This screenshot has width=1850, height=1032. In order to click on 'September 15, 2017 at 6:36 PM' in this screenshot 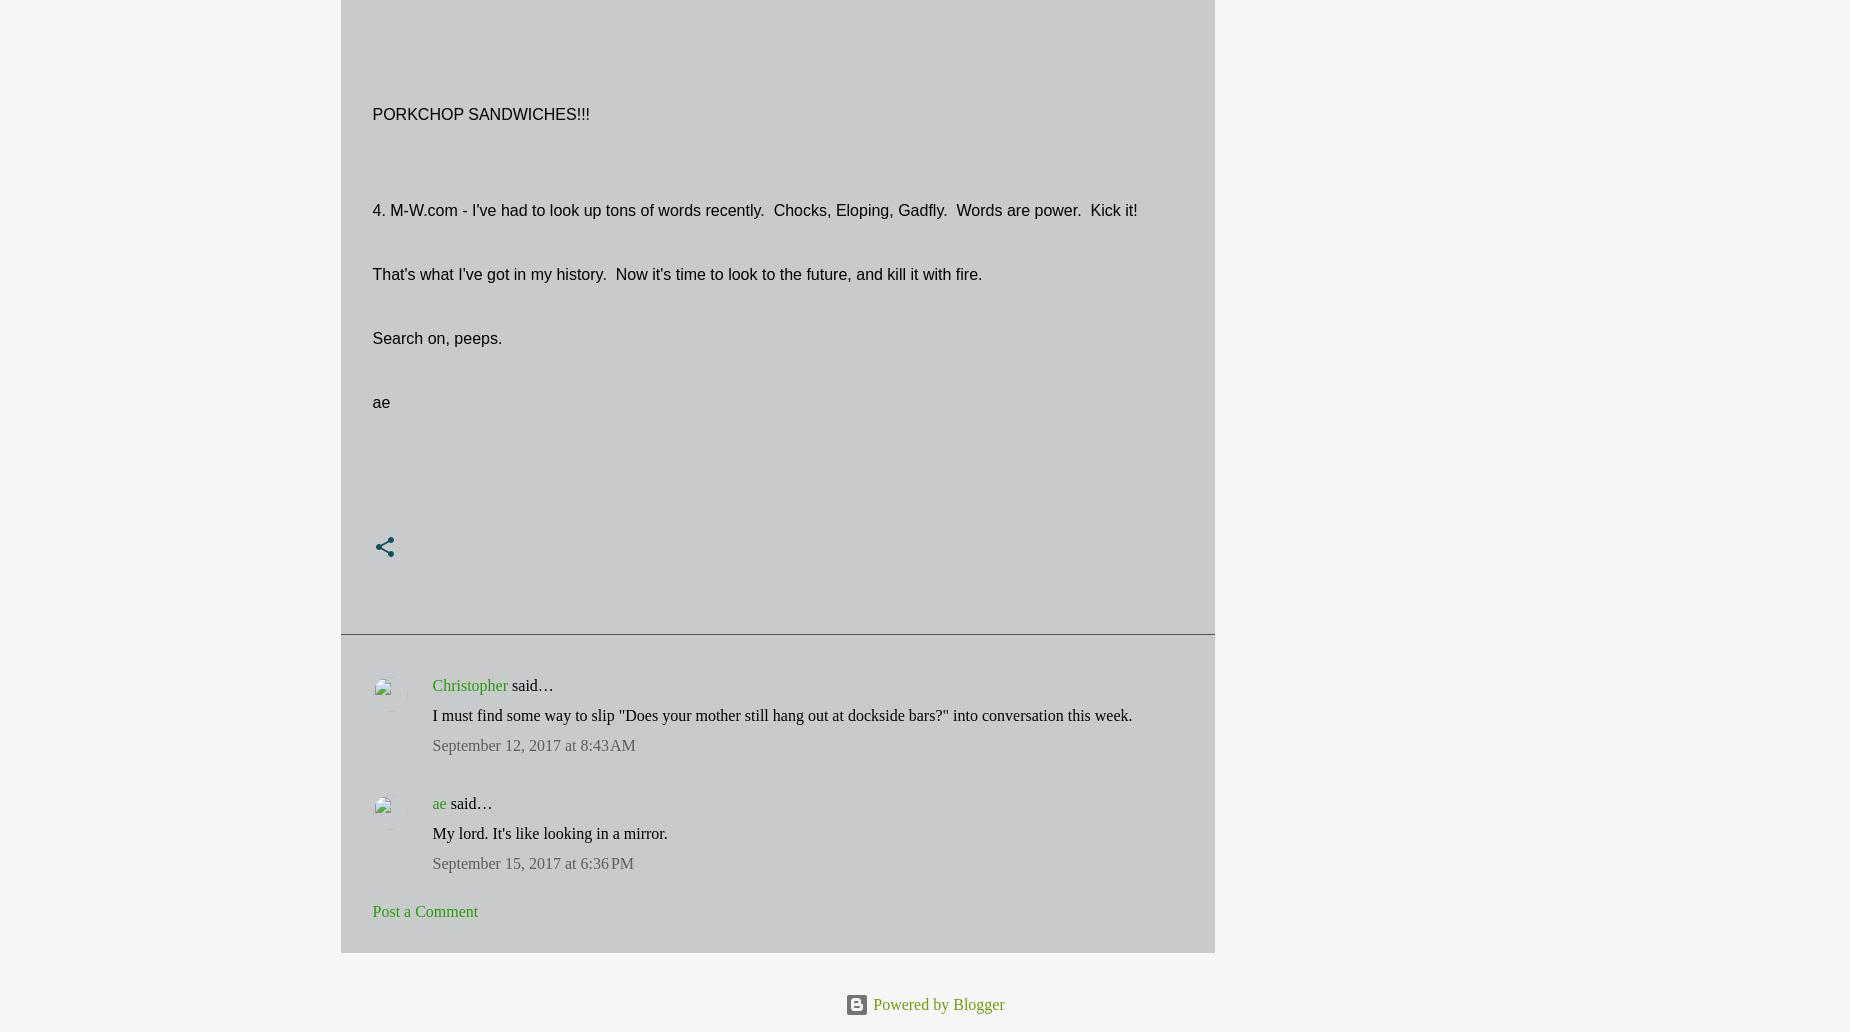, I will do `click(532, 863)`.